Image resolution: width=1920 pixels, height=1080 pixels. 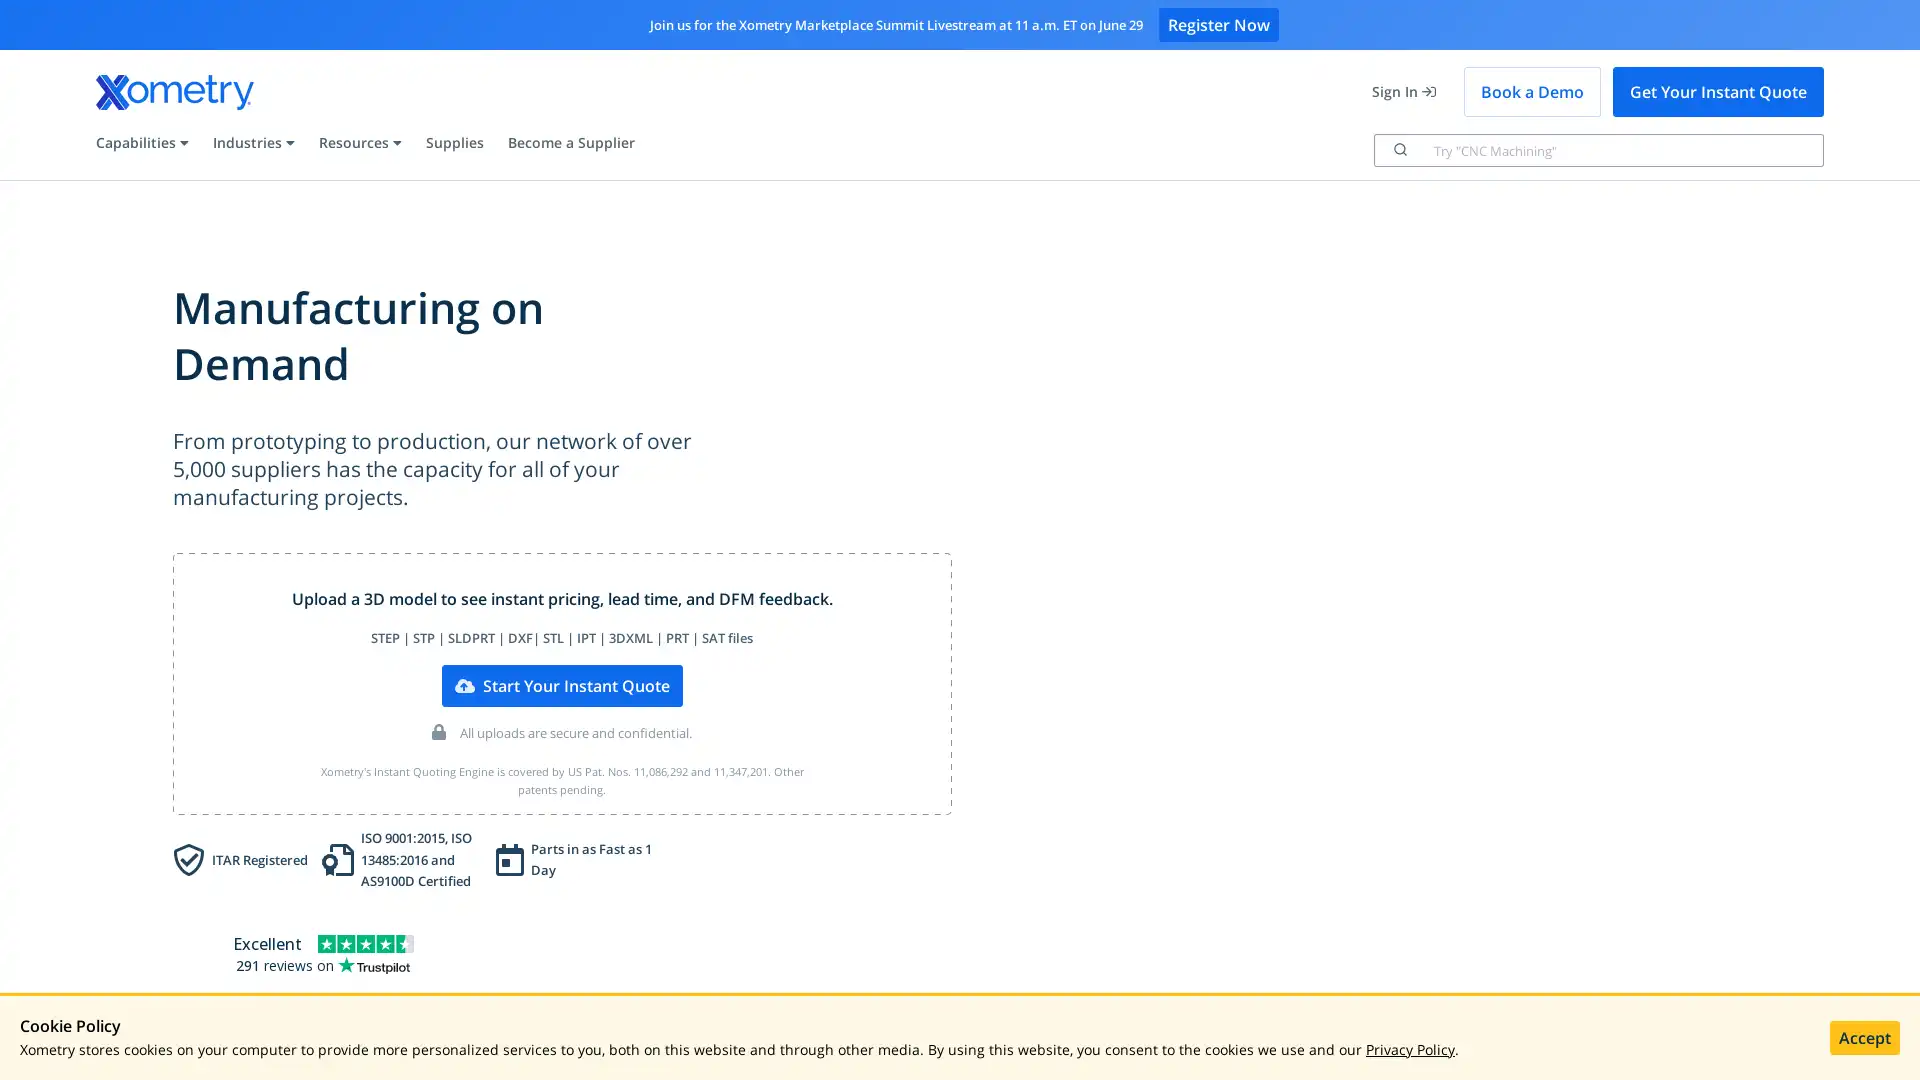 What do you see at coordinates (1397, 149) in the screenshot?
I see `Submit` at bounding box center [1397, 149].